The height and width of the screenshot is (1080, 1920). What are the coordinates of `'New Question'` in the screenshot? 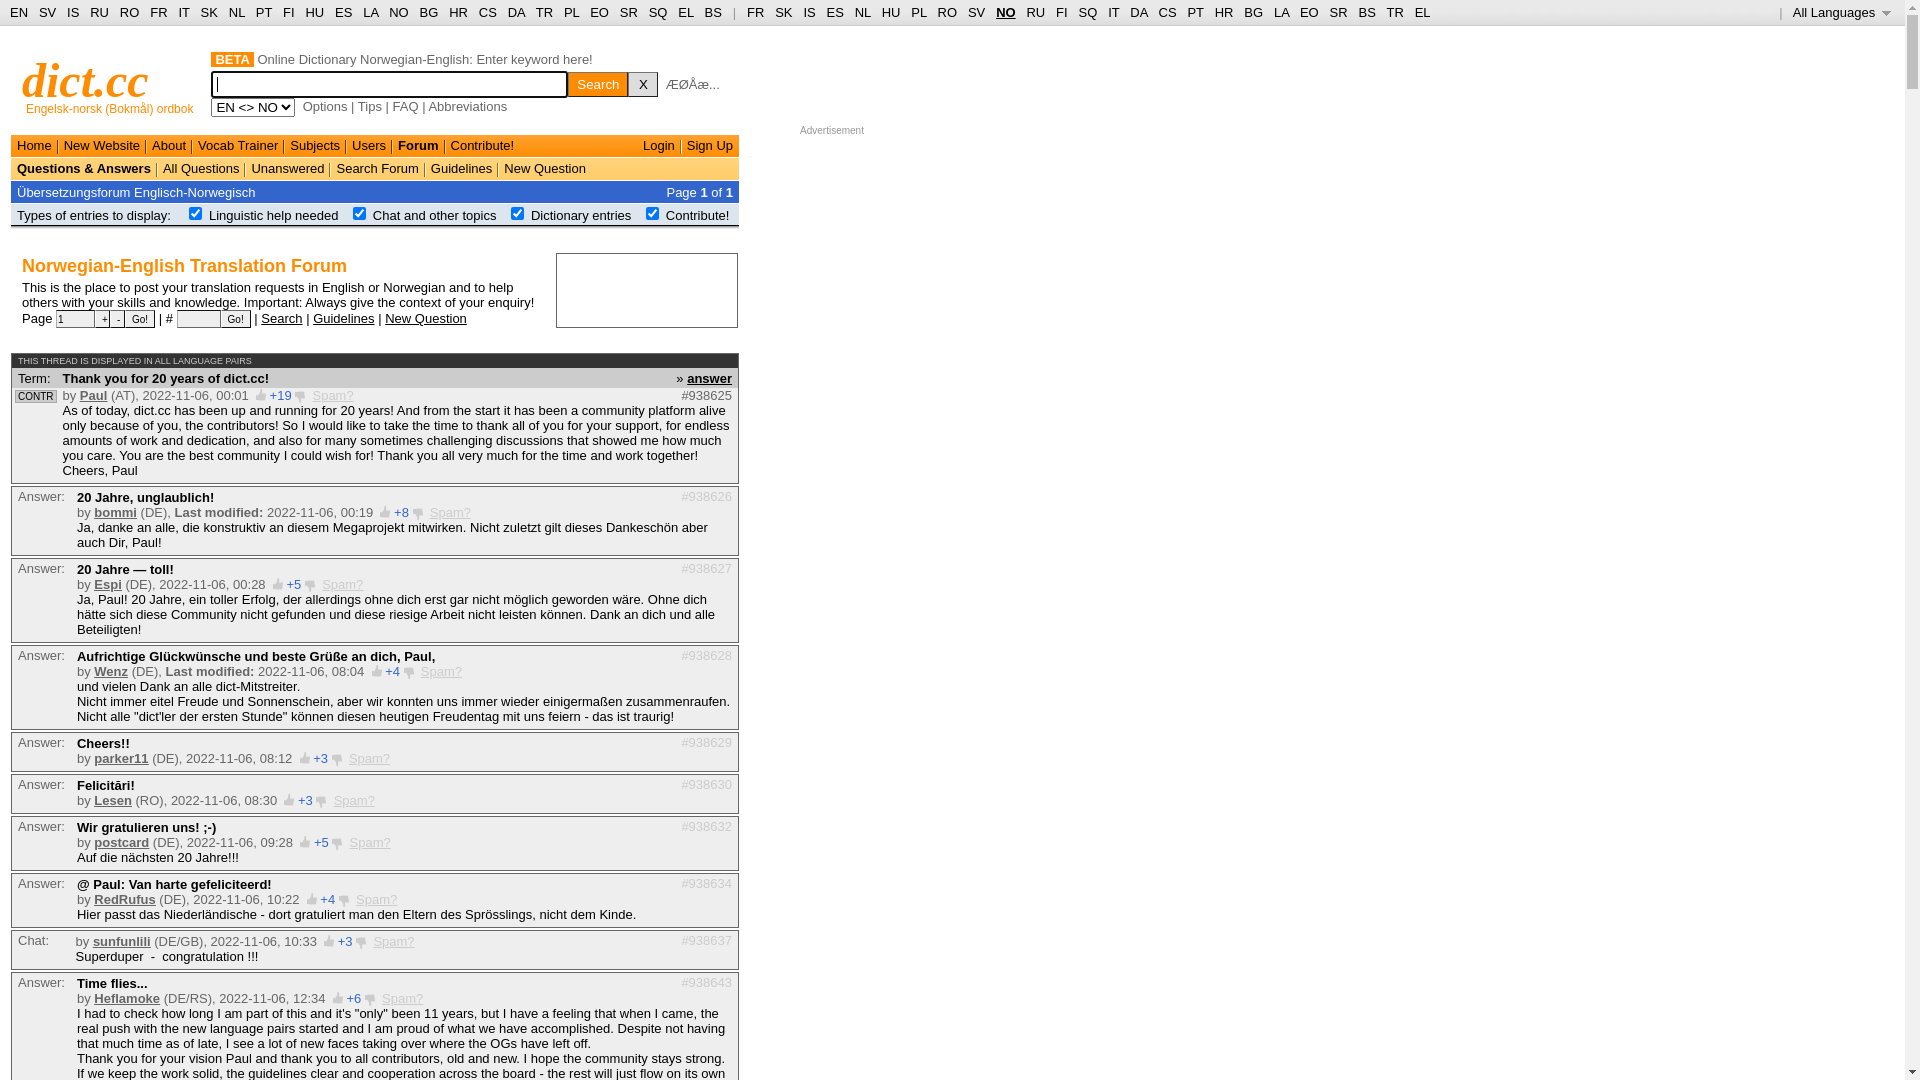 It's located at (545, 167).